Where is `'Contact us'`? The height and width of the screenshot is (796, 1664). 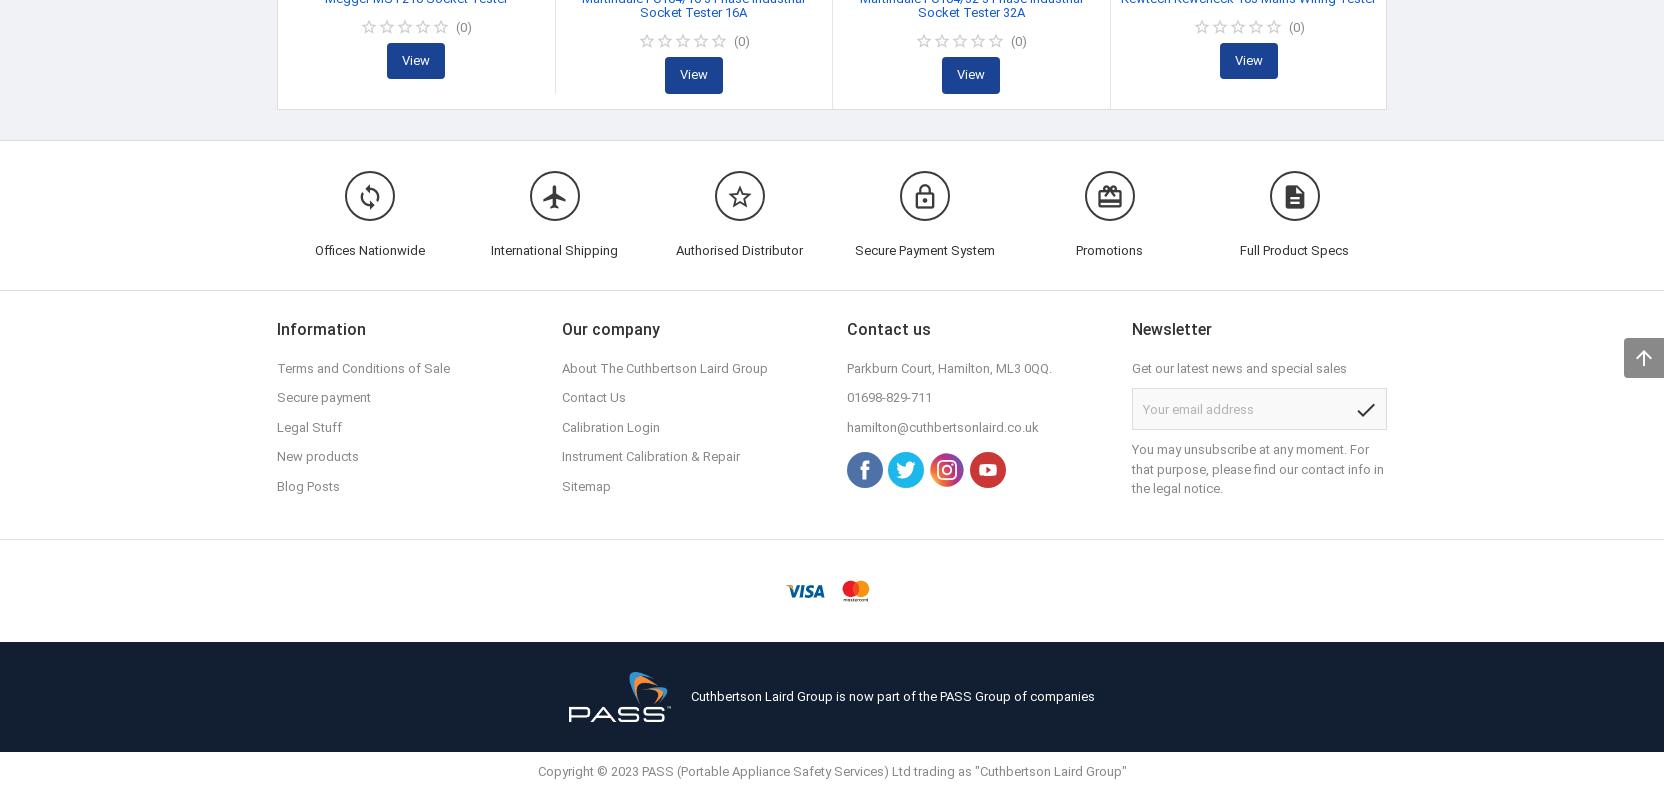
'Contact us' is located at coordinates (888, 329).